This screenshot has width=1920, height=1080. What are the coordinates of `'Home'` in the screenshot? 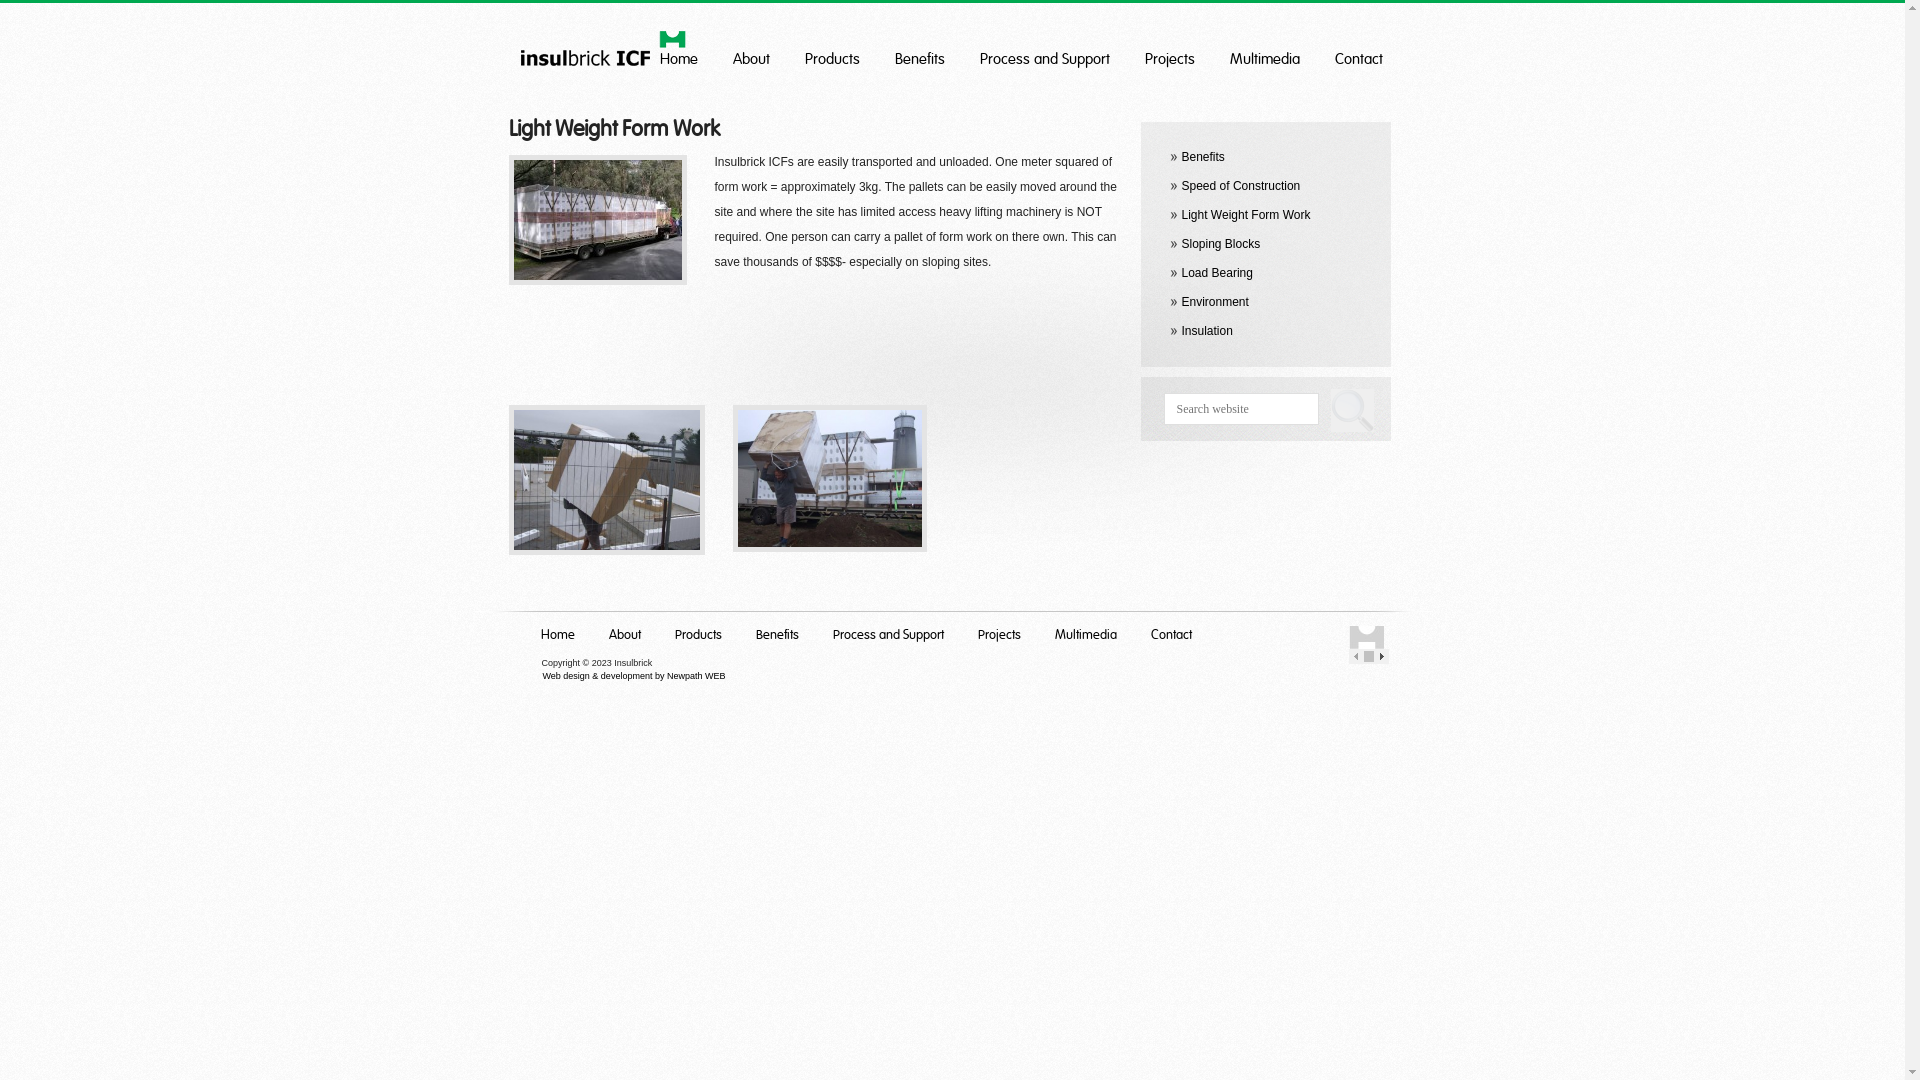 It's located at (678, 53).